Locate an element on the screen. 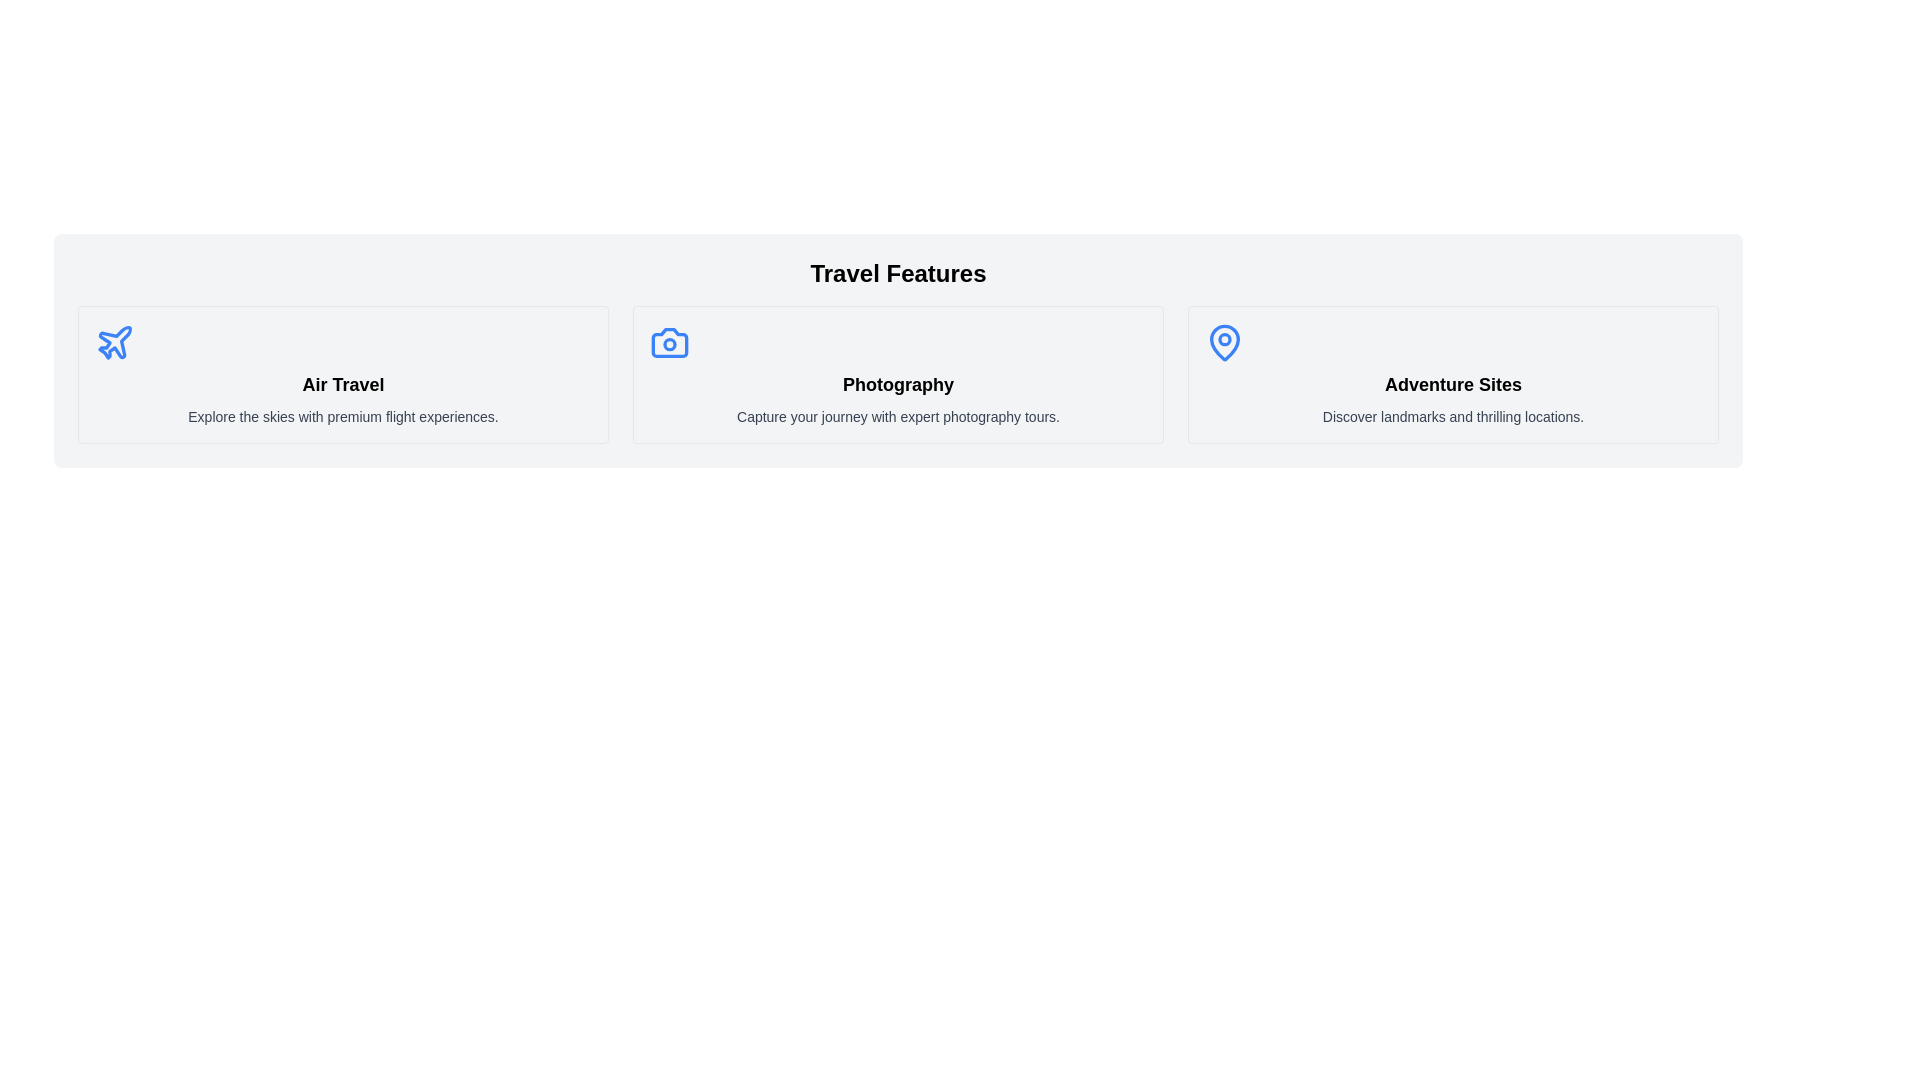  the small circular icon located at the center of the pin icon in the third card labeled 'Adventure Sites' under the 'Travel Features' section is located at coordinates (1223, 338).